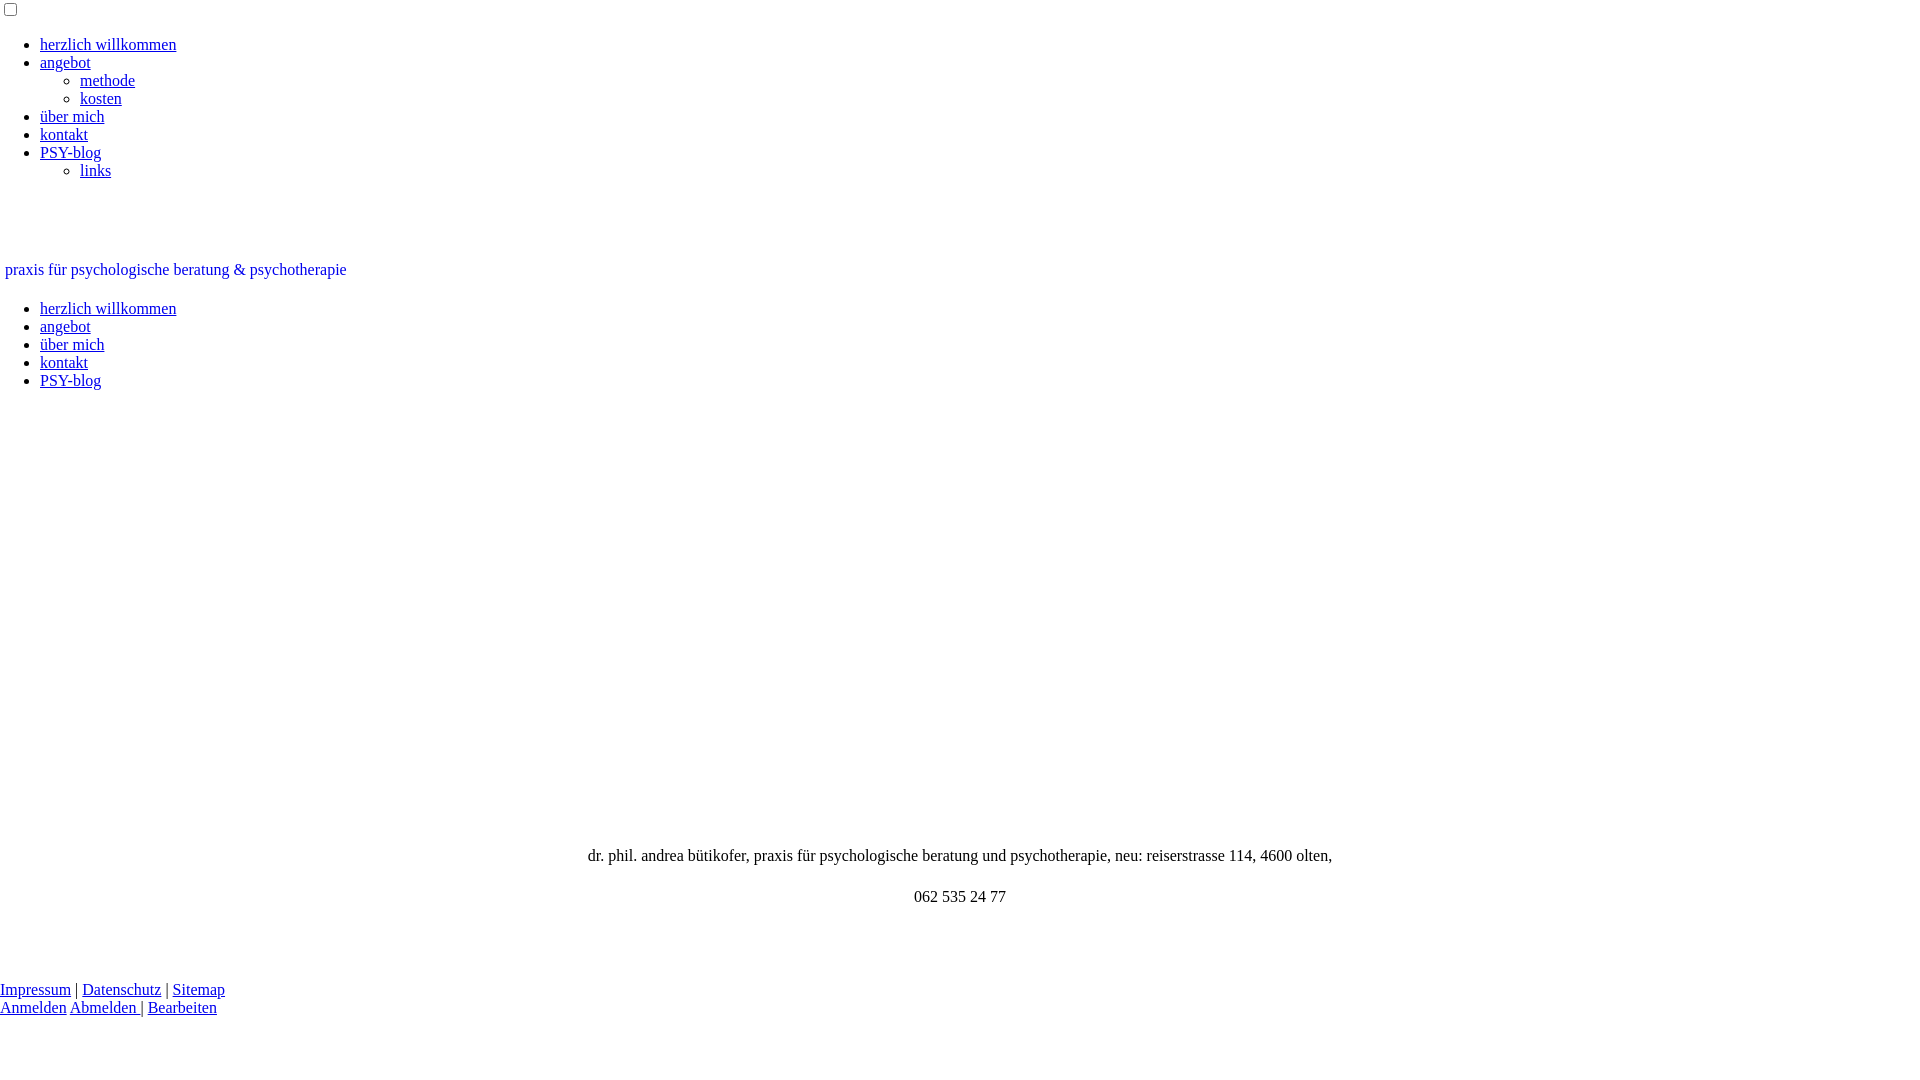 This screenshot has height=1080, width=1920. I want to click on 'PSY-blog', so click(70, 151).